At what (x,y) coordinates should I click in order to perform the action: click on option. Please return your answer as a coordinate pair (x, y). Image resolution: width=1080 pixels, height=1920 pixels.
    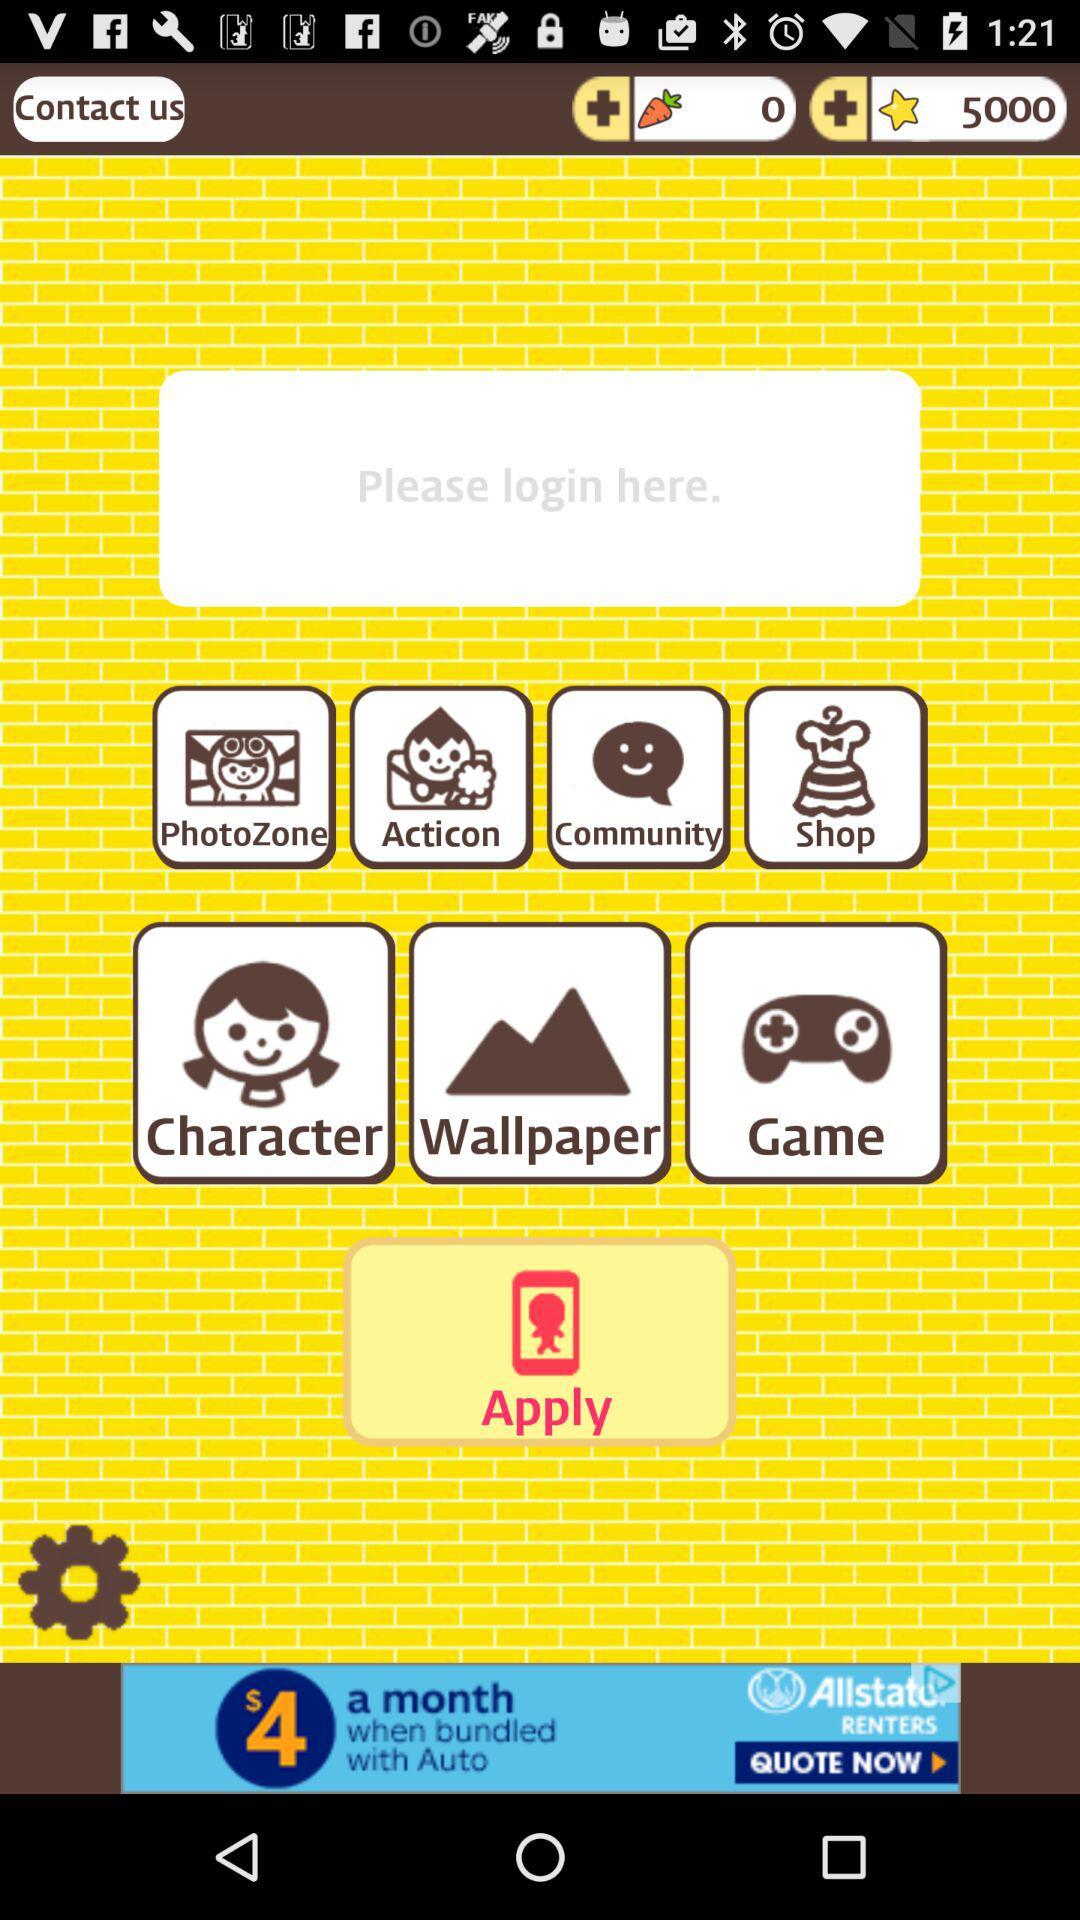
    Looking at the image, I should click on (242, 775).